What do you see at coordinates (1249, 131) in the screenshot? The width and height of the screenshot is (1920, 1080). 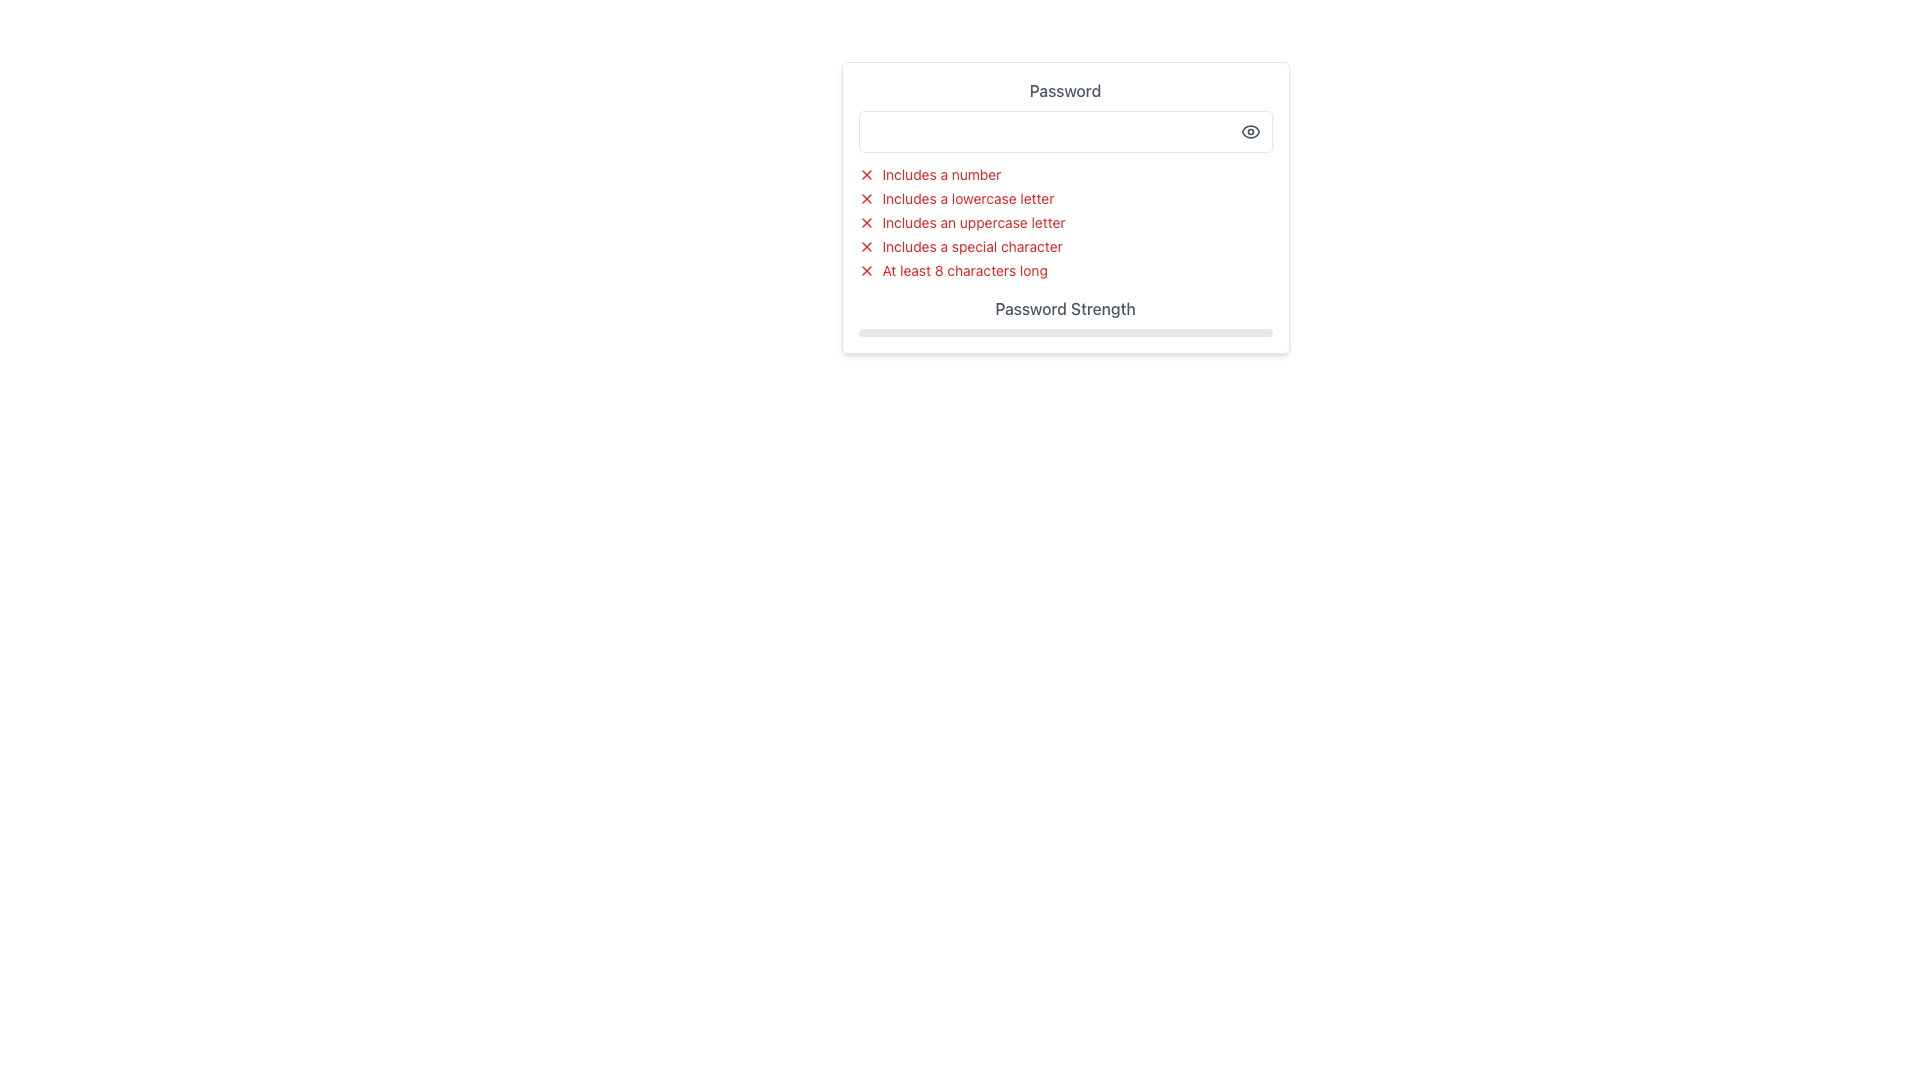 I see `the outer contour of the eye icon, which is part of the password input field, used for toggling visibility` at bounding box center [1249, 131].